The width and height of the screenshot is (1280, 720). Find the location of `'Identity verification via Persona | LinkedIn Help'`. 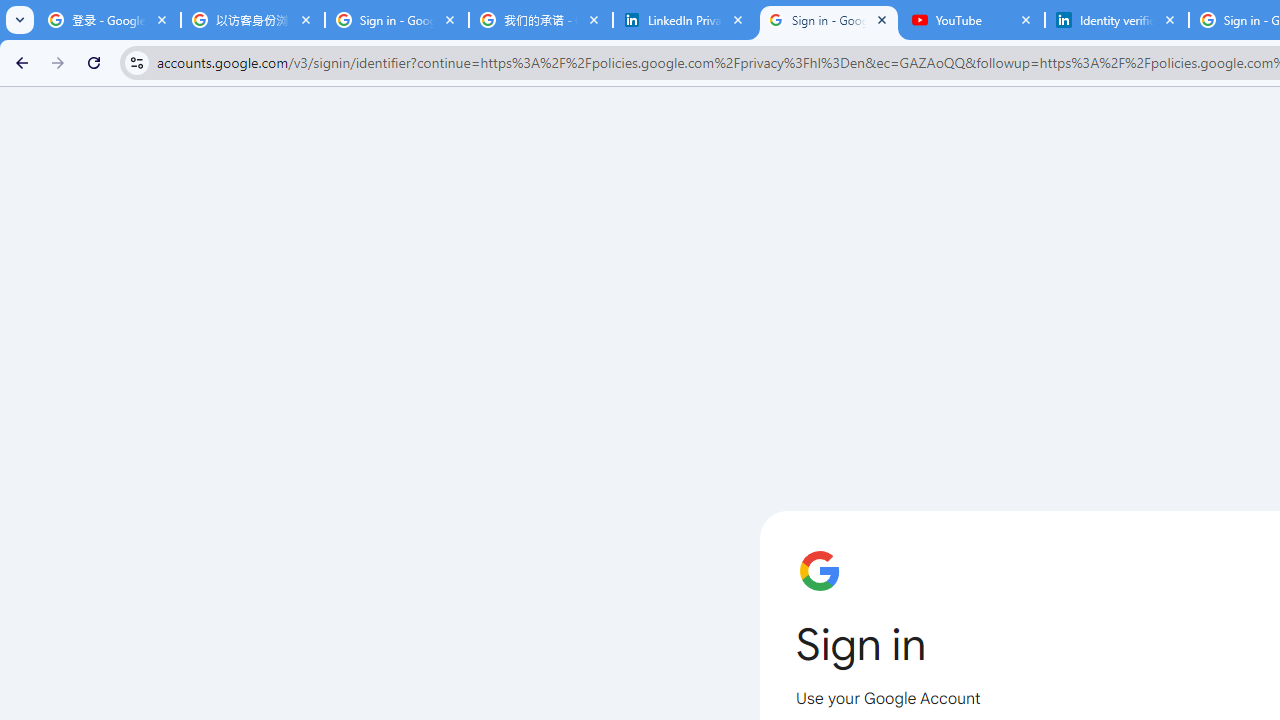

'Identity verification via Persona | LinkedIn Help' is located at coordinates (1115, 20).